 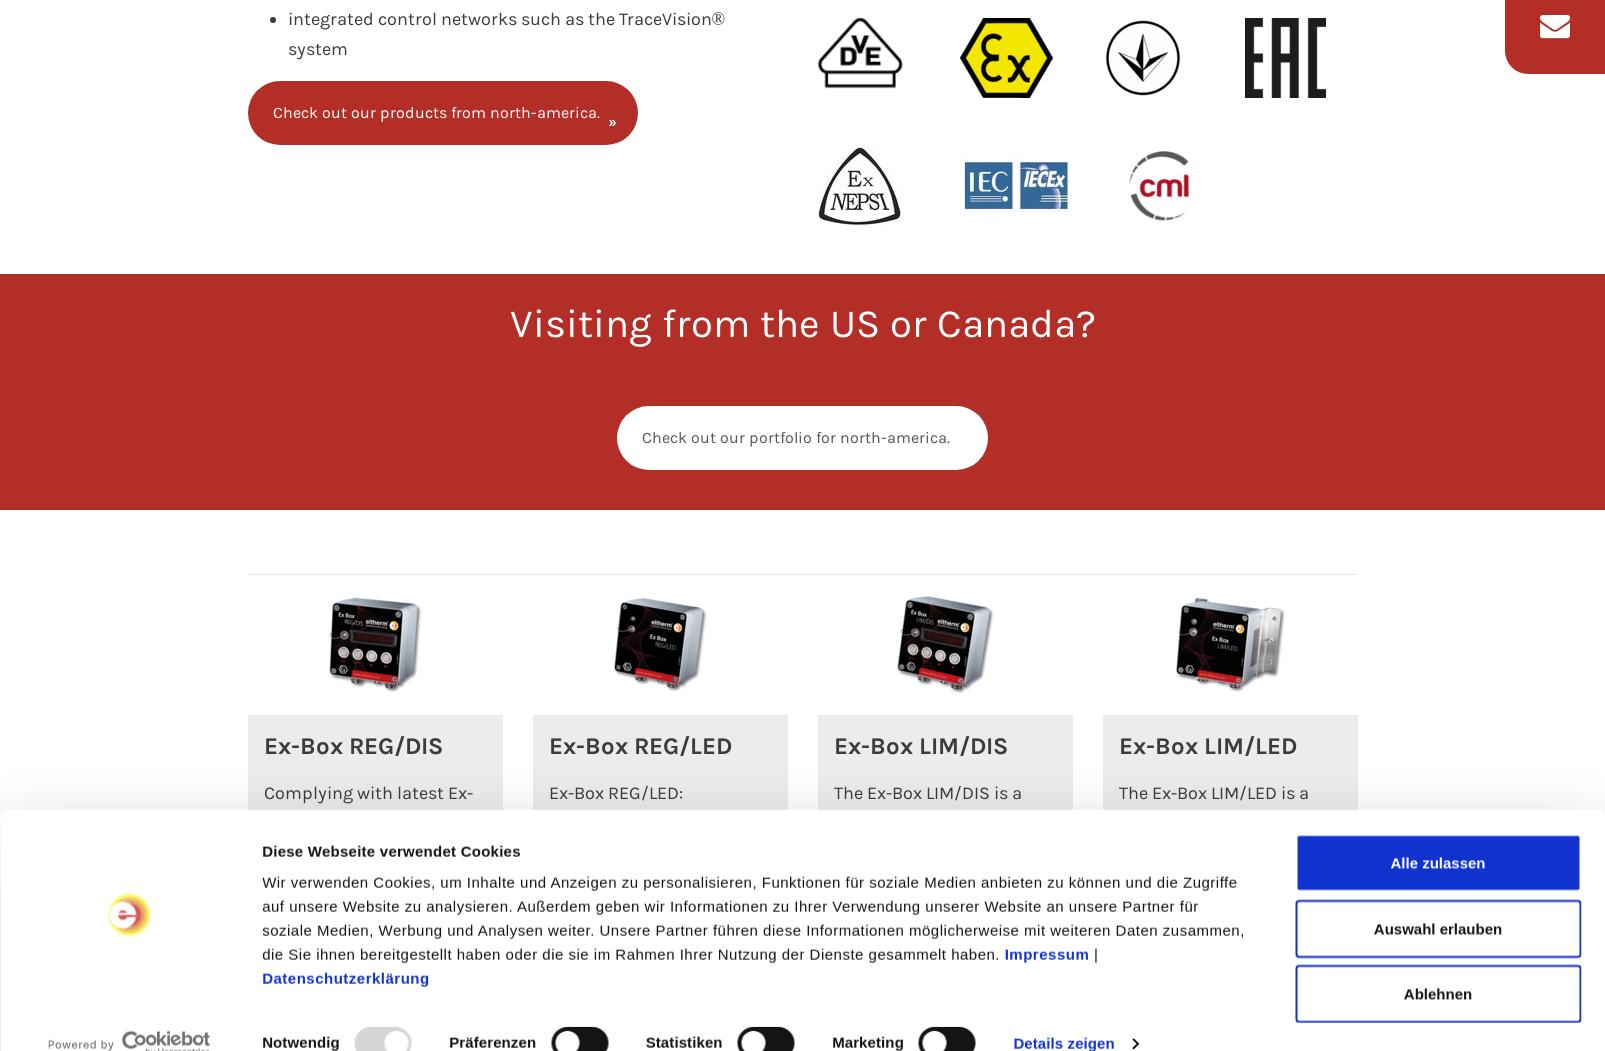 What do you see at coordinates (1206, 745) in the screenshot?
I see `'Ex-Box LIM/LED'` at bounding box center [1206, 745].